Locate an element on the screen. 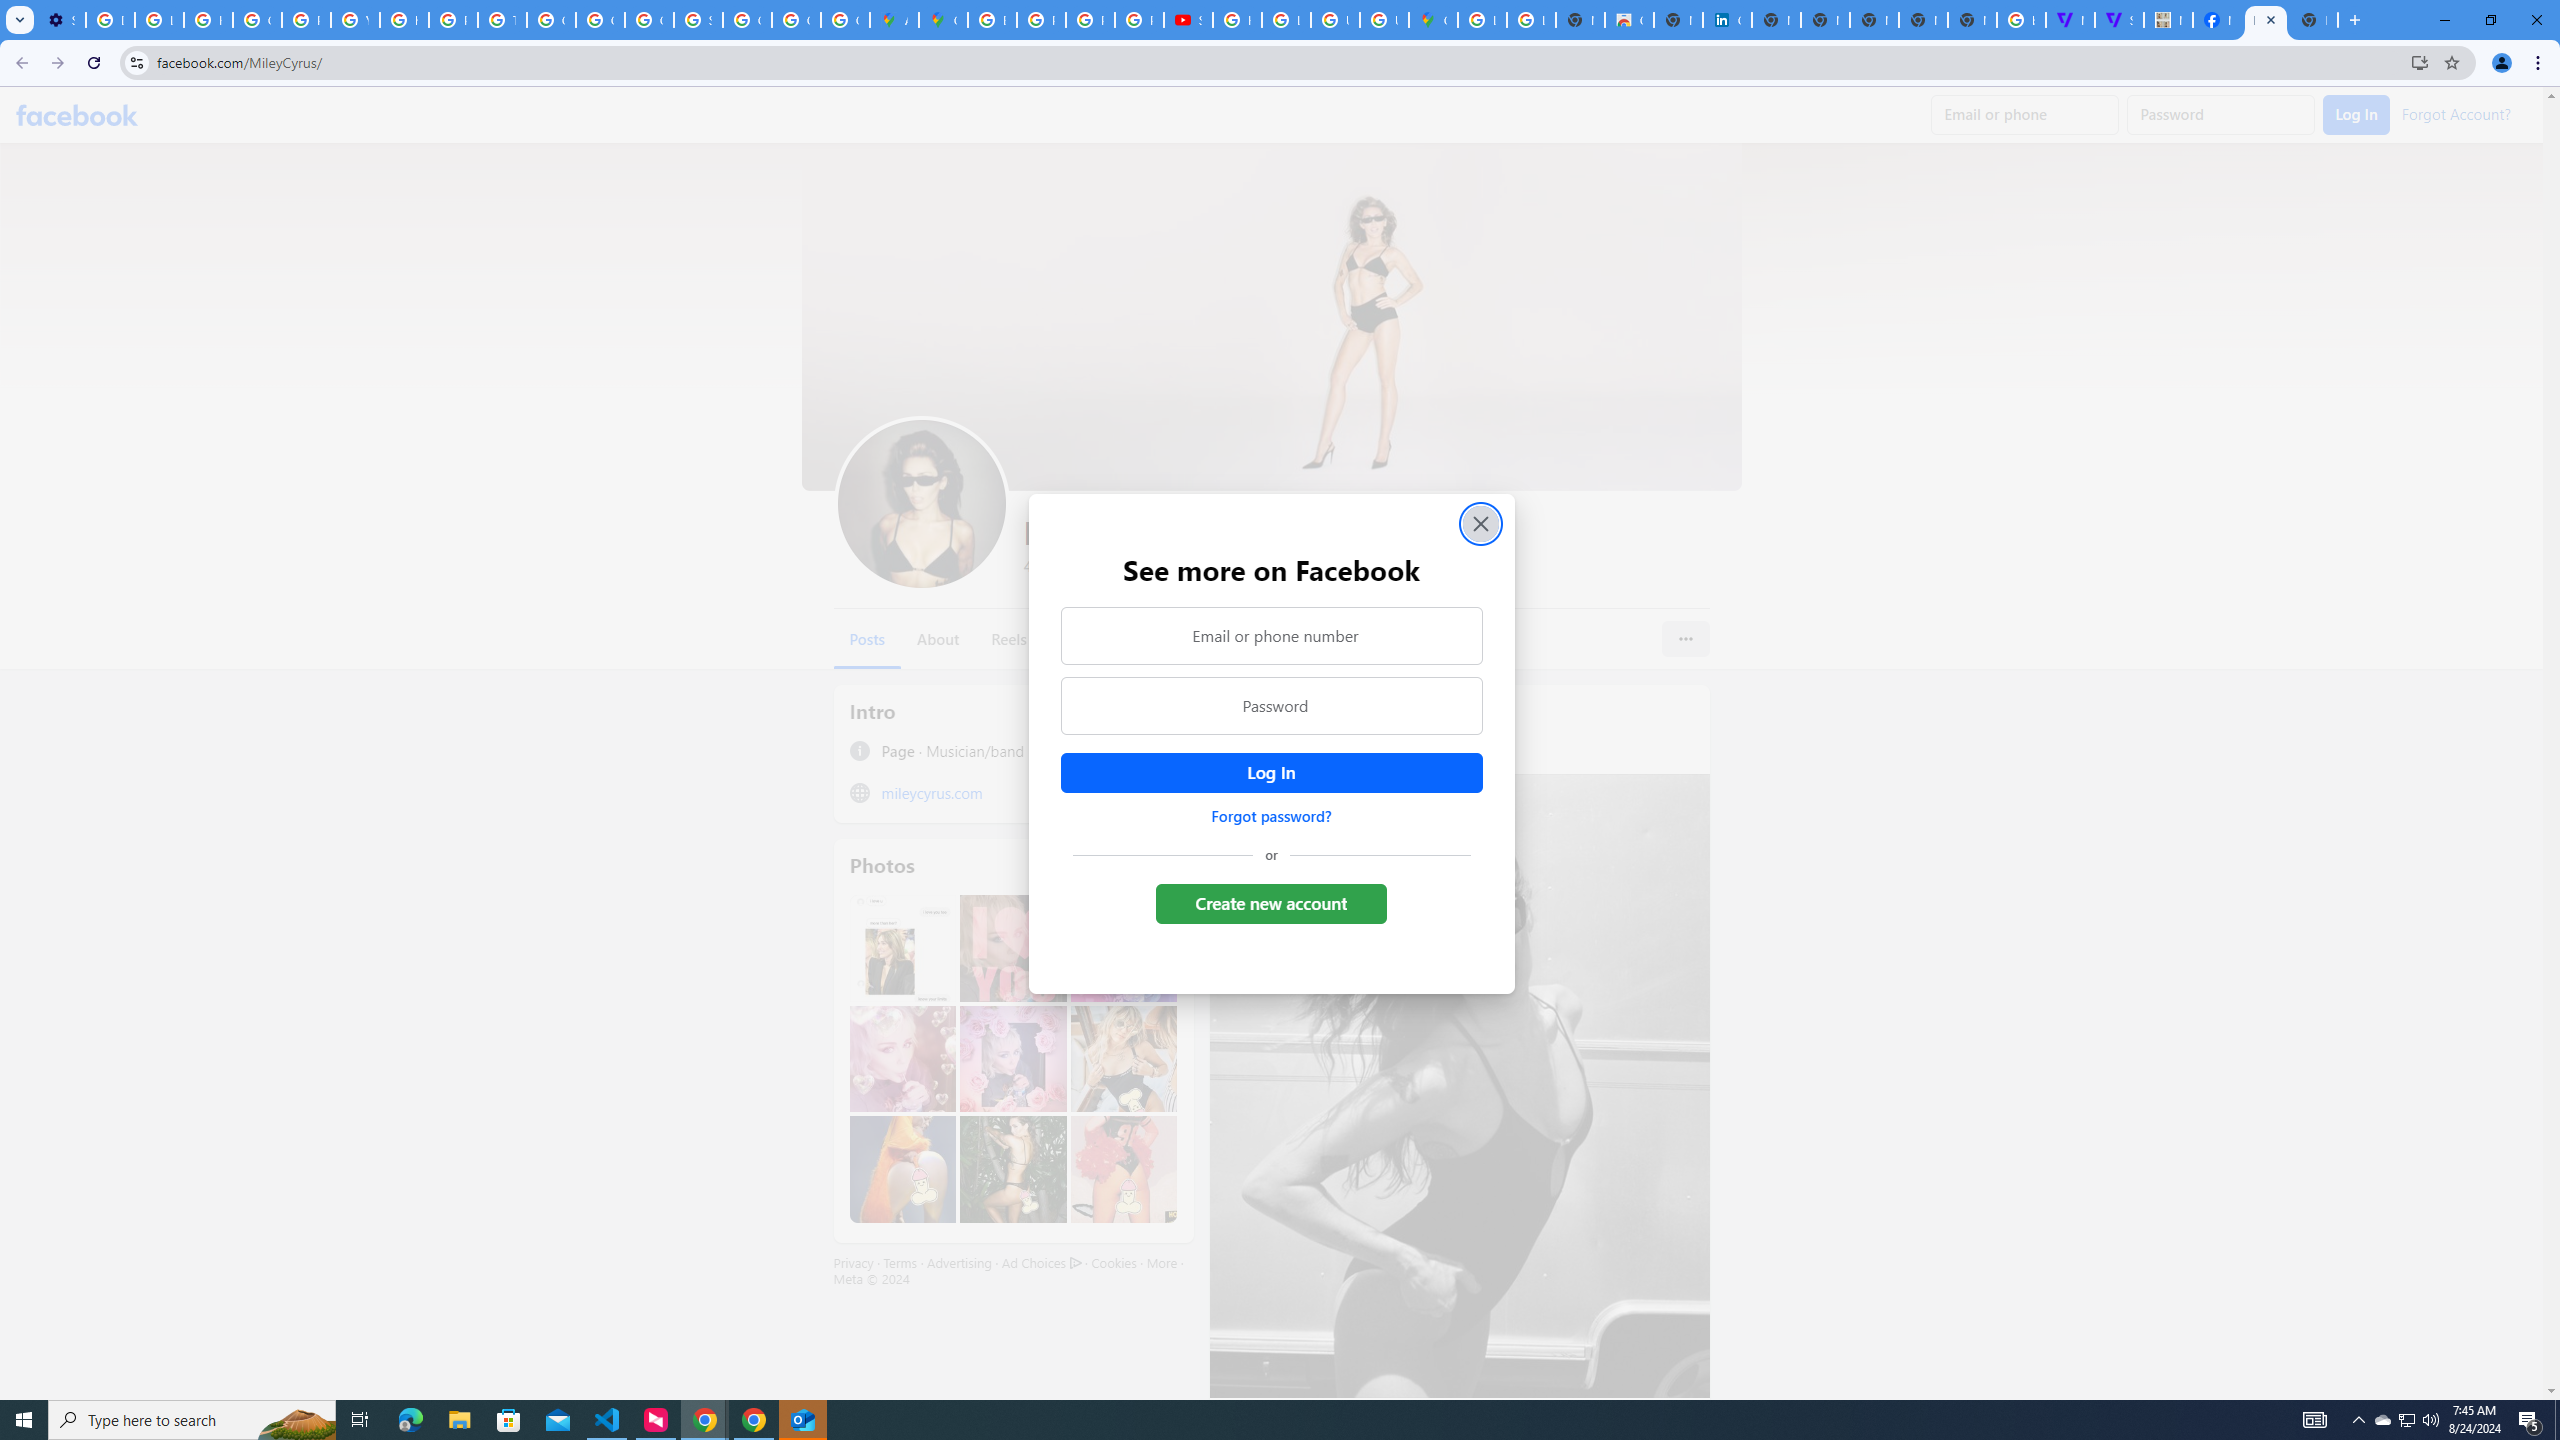  'Miley Cyrus | Facebook' is located at coordinates (2215, 19).